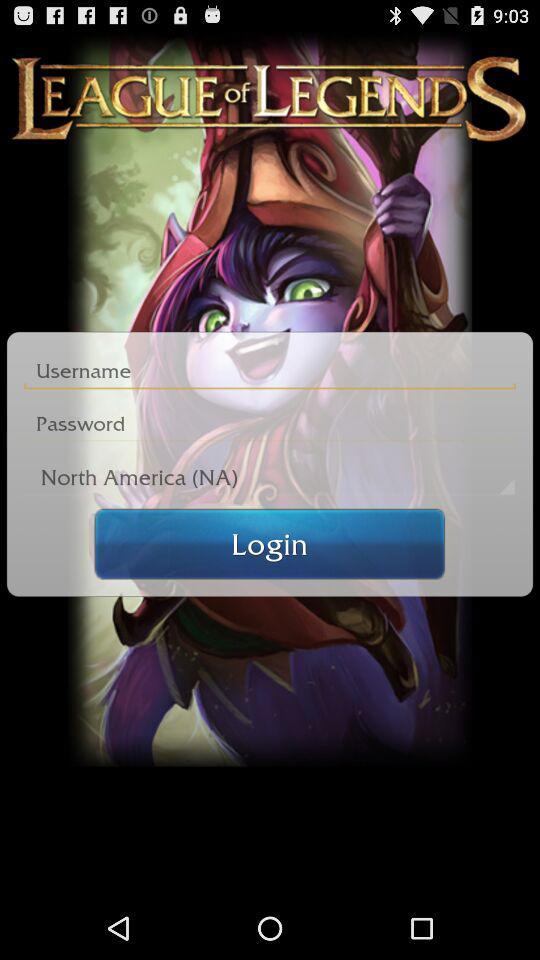 The width and height of the screenshot is (540, 960). Describe the element at coordinates (269, 543) in the screenshot. I see `the app below north america (na) icon` at that location.